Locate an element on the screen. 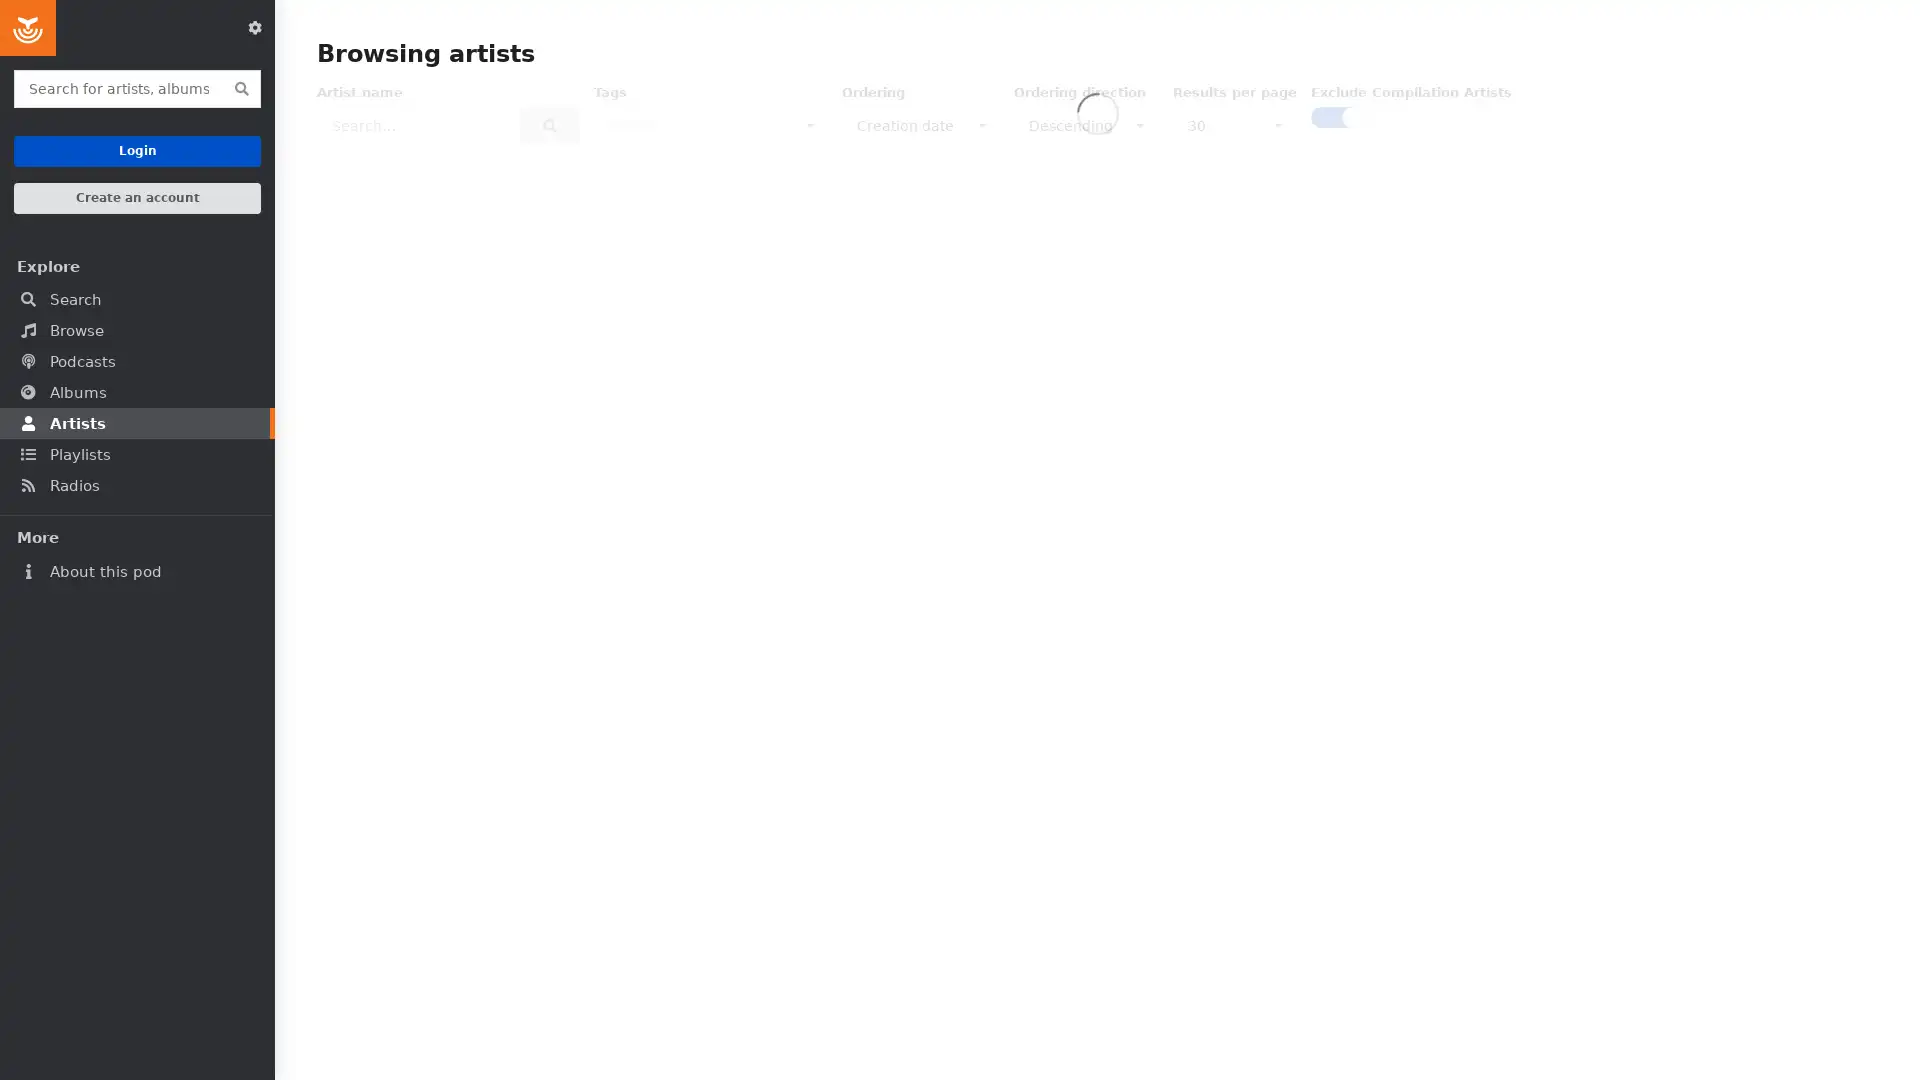  Play artist is located at coordinates (1136, 342).